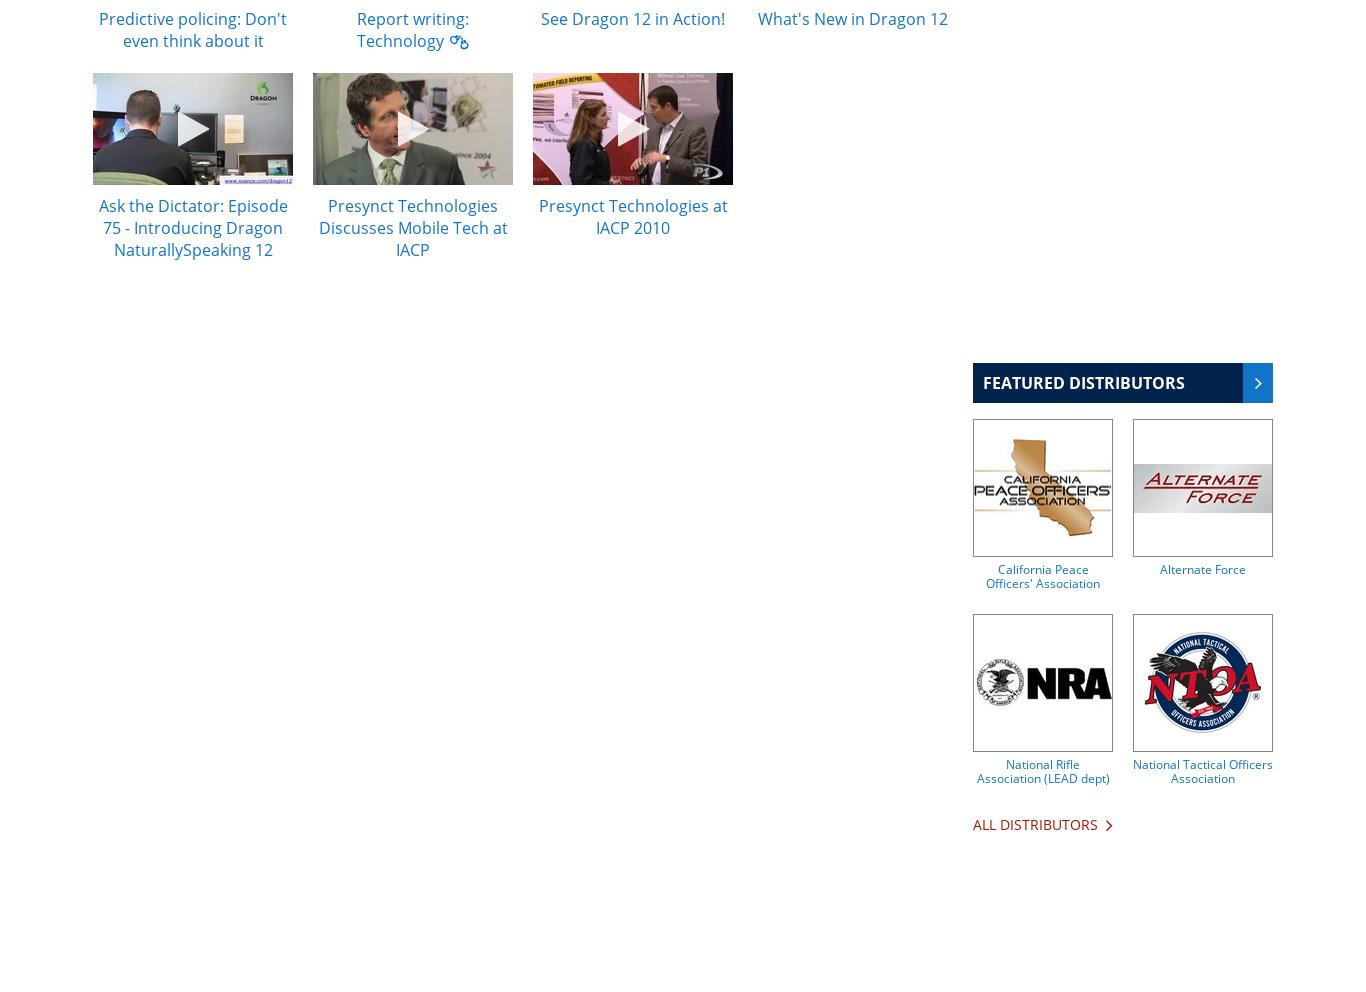 This screenshot has height=992, width=1366. I want to click on 'Featured Distributors', so click(982, 383).